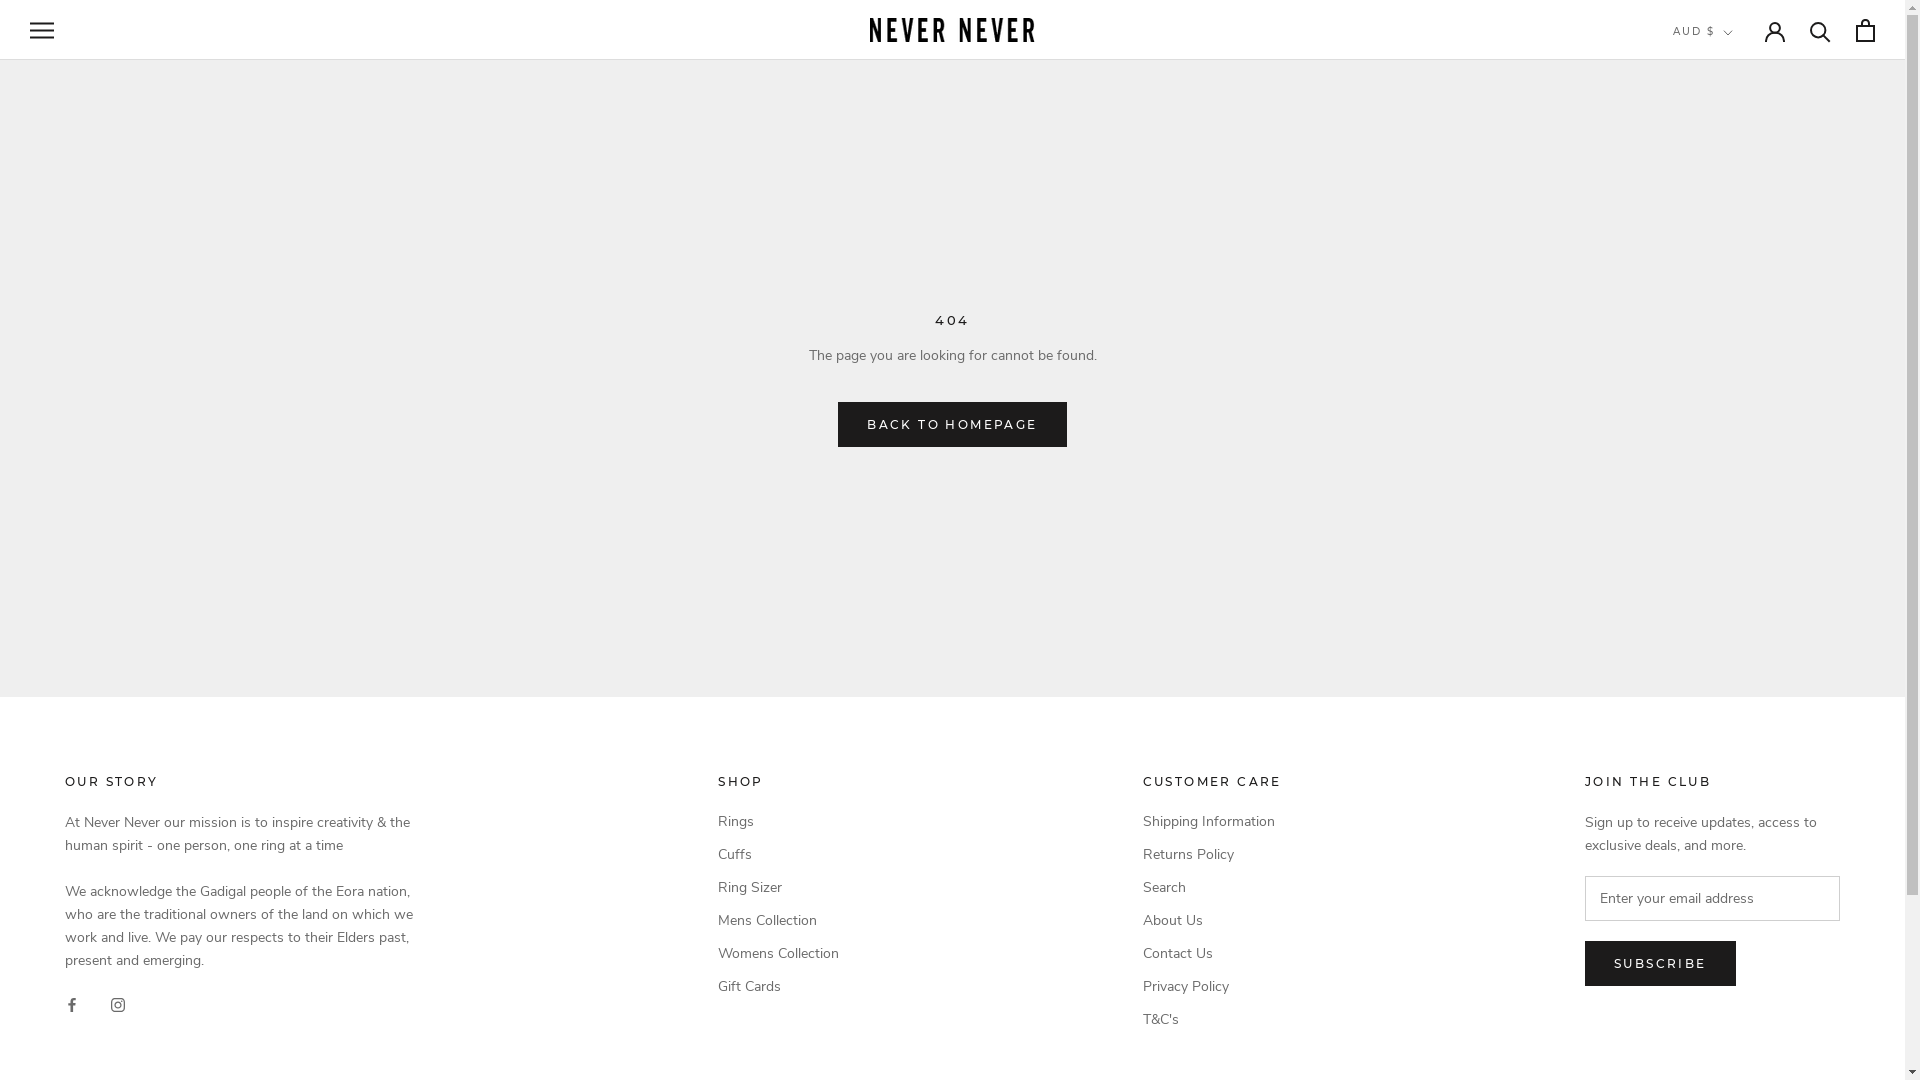  I want to click on 'Privacy Policy', so click(1211, 985).